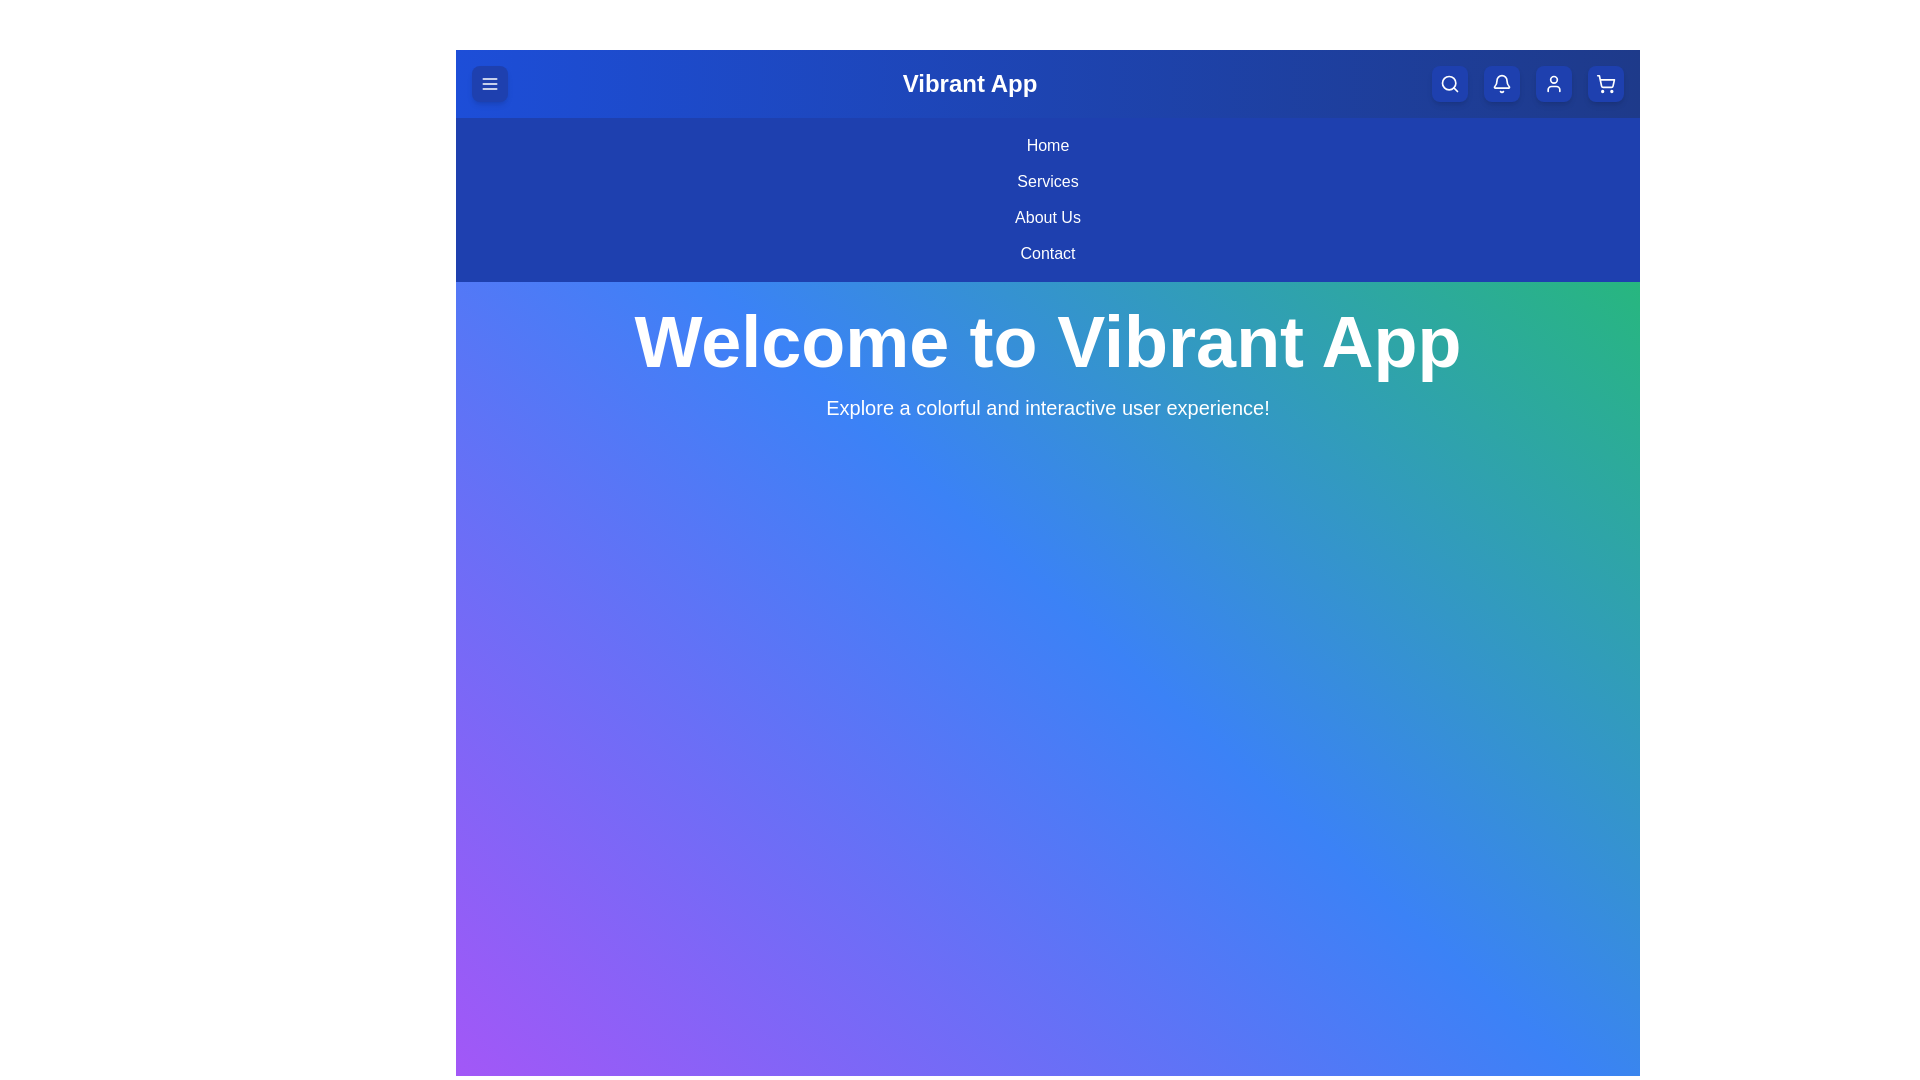 The width and height of the screenshot is (1920, 1080). What do you see at coordinates (1502, 83) in the screenshot?
I see `the notification bell button` at bounding box center [1502, 83].